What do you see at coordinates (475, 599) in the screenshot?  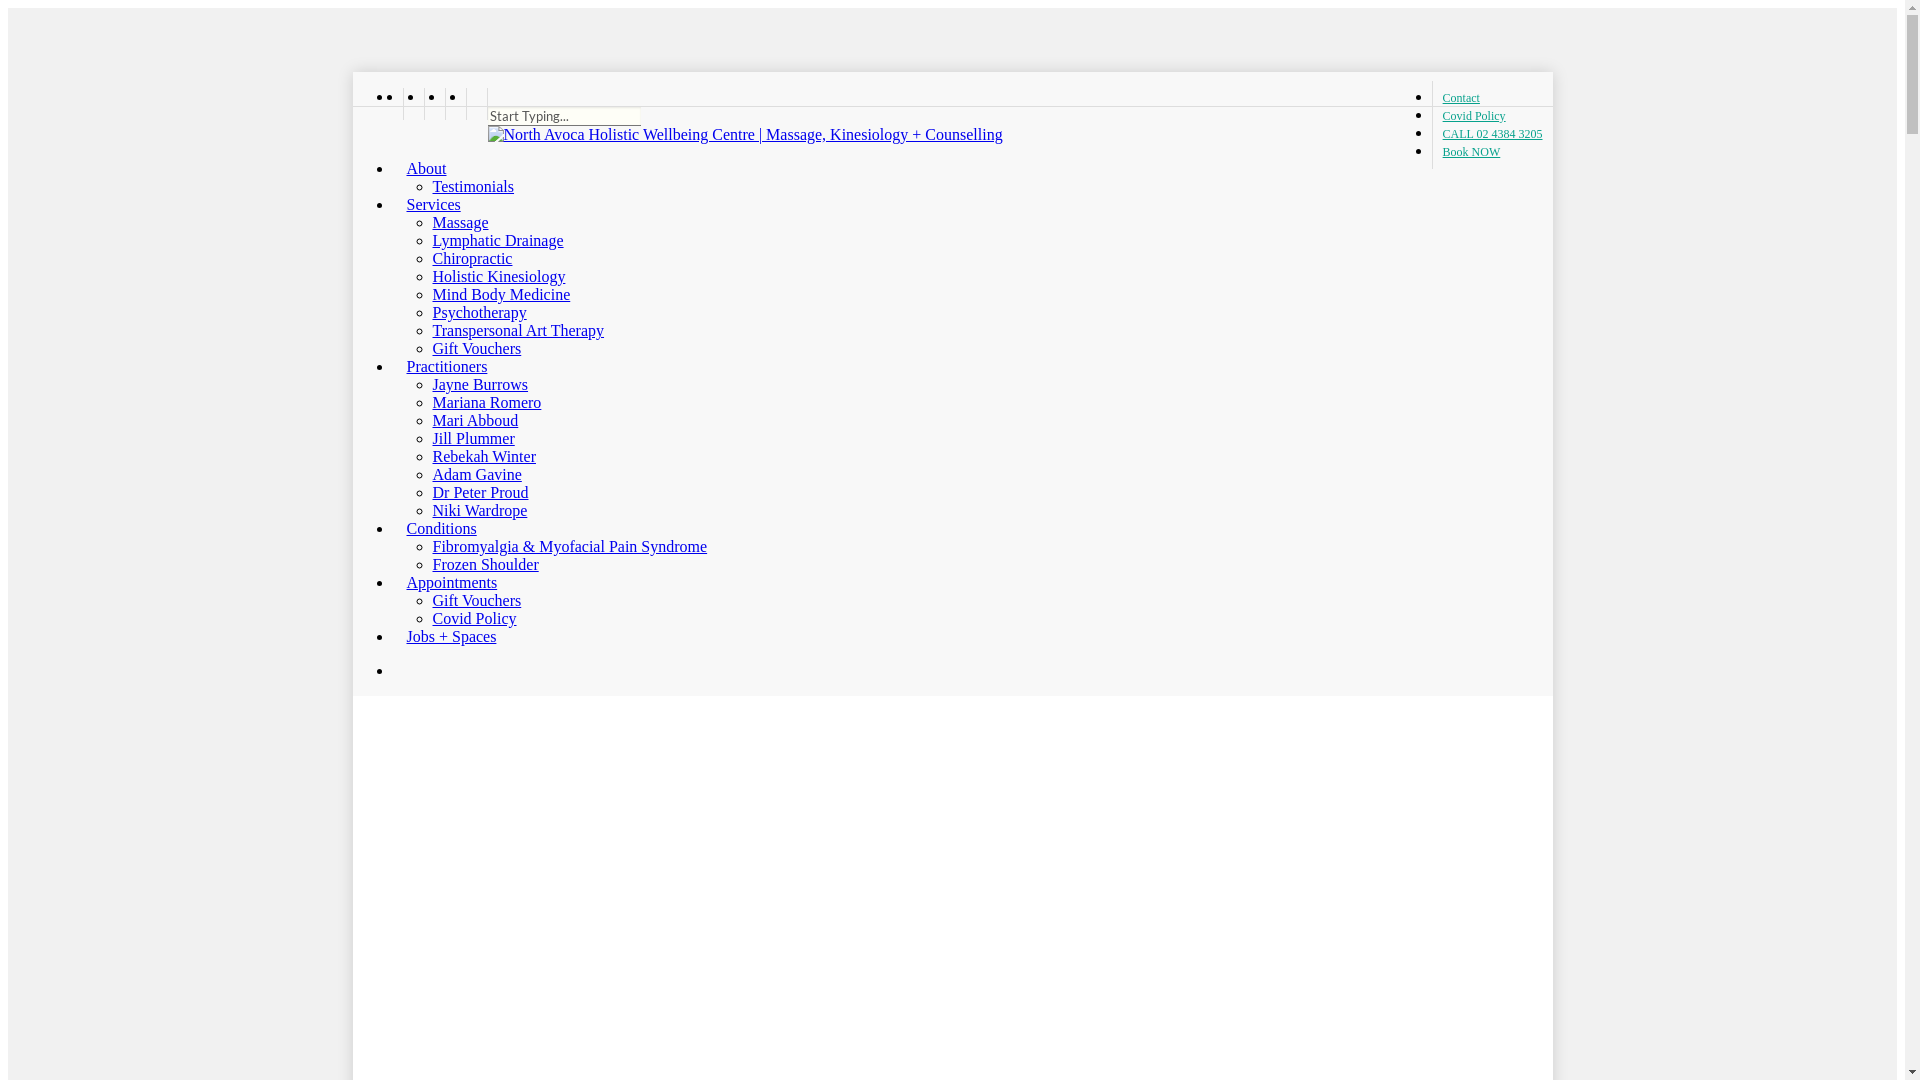 I see `'Gift Vouchers'` at bounding box center [475, 599].